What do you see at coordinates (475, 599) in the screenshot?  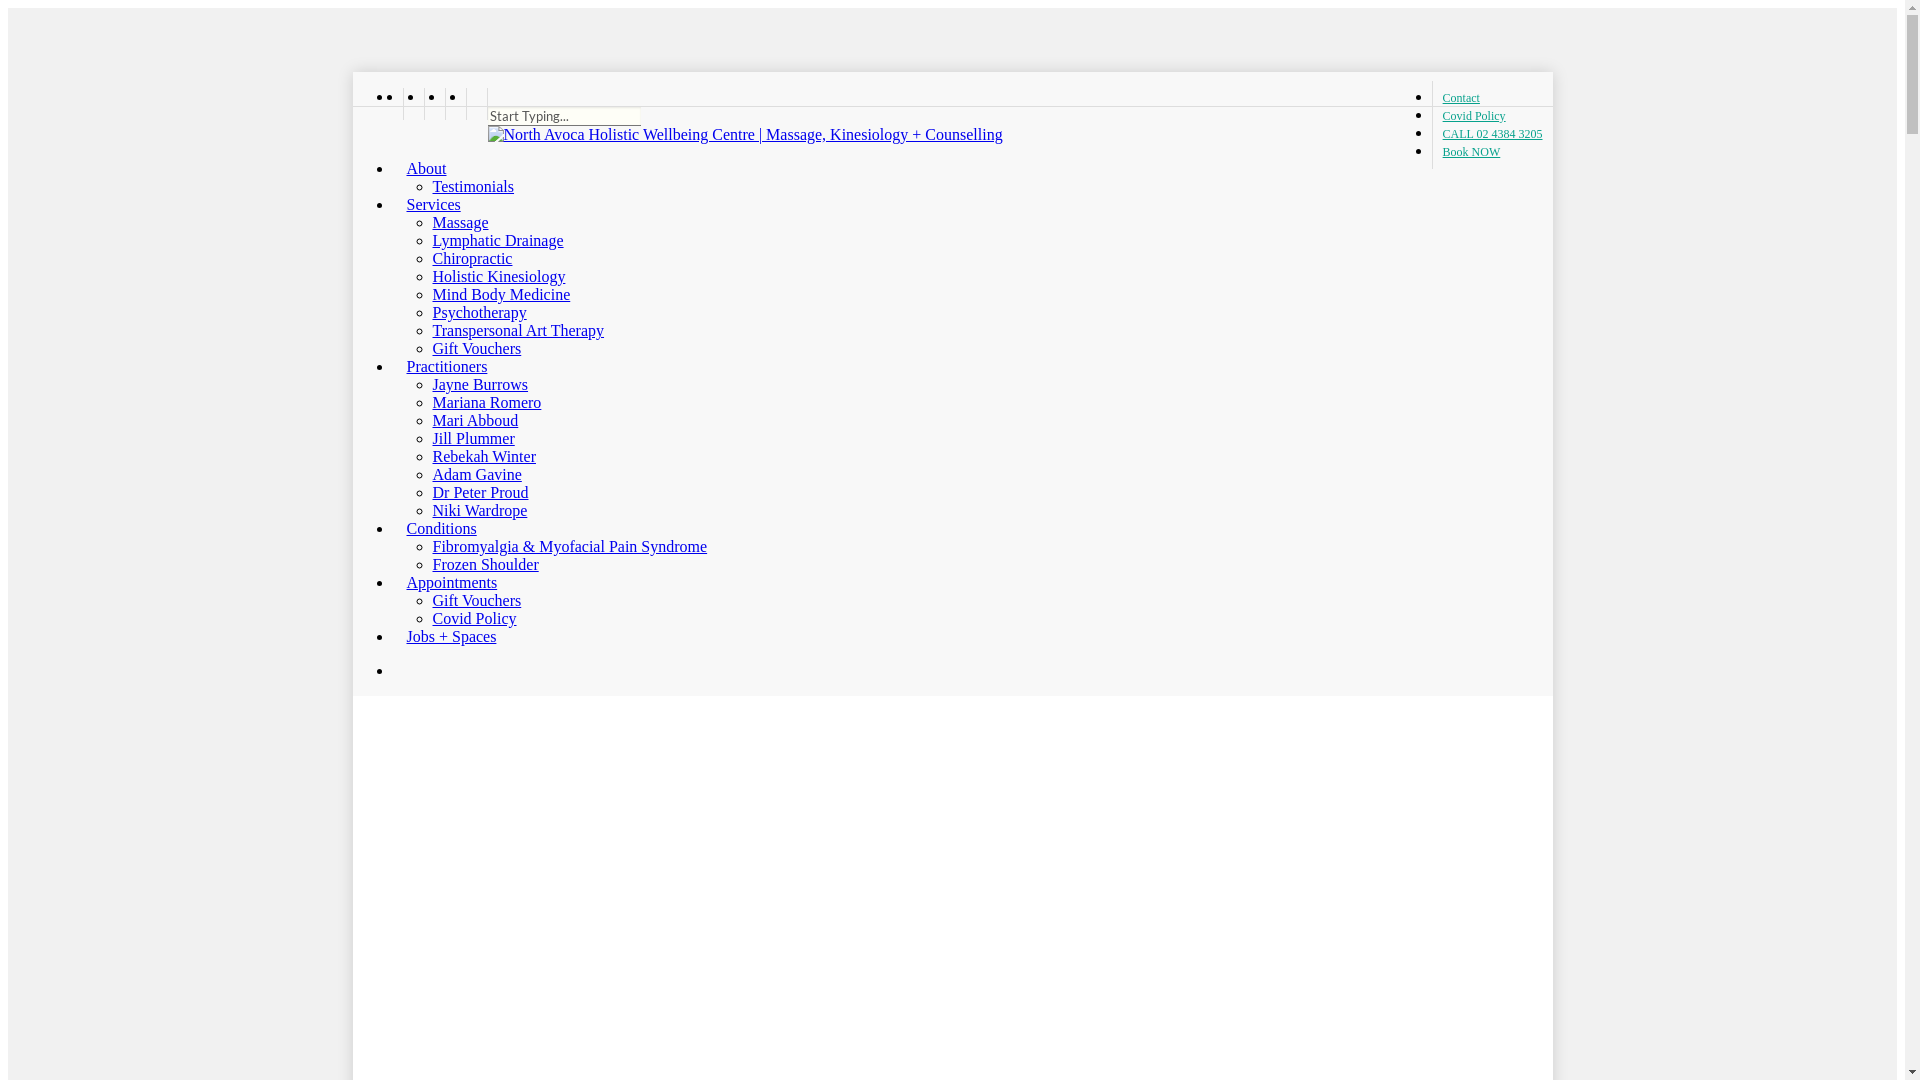 I see `'Gift Vouchers'` at bounding box center [475, 599].